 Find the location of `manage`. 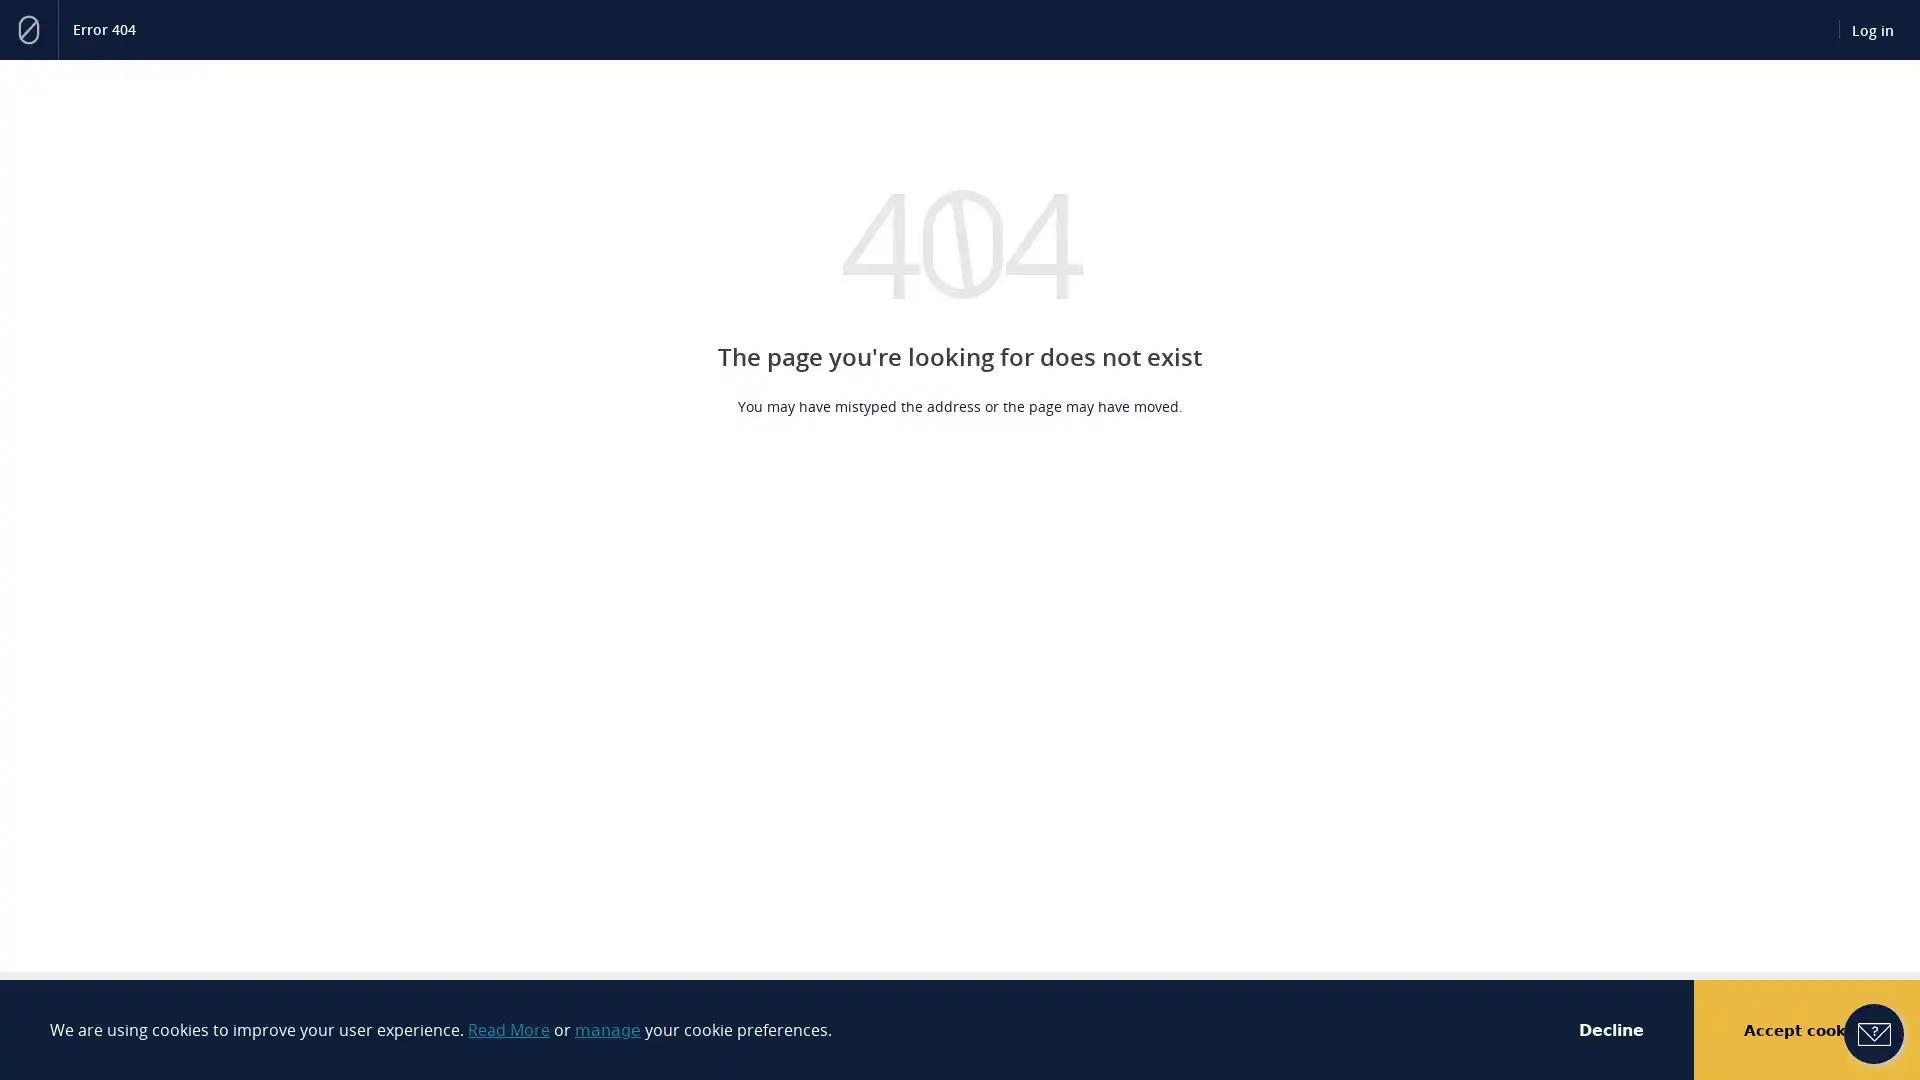

manage is located at coordinates (607, 1030).